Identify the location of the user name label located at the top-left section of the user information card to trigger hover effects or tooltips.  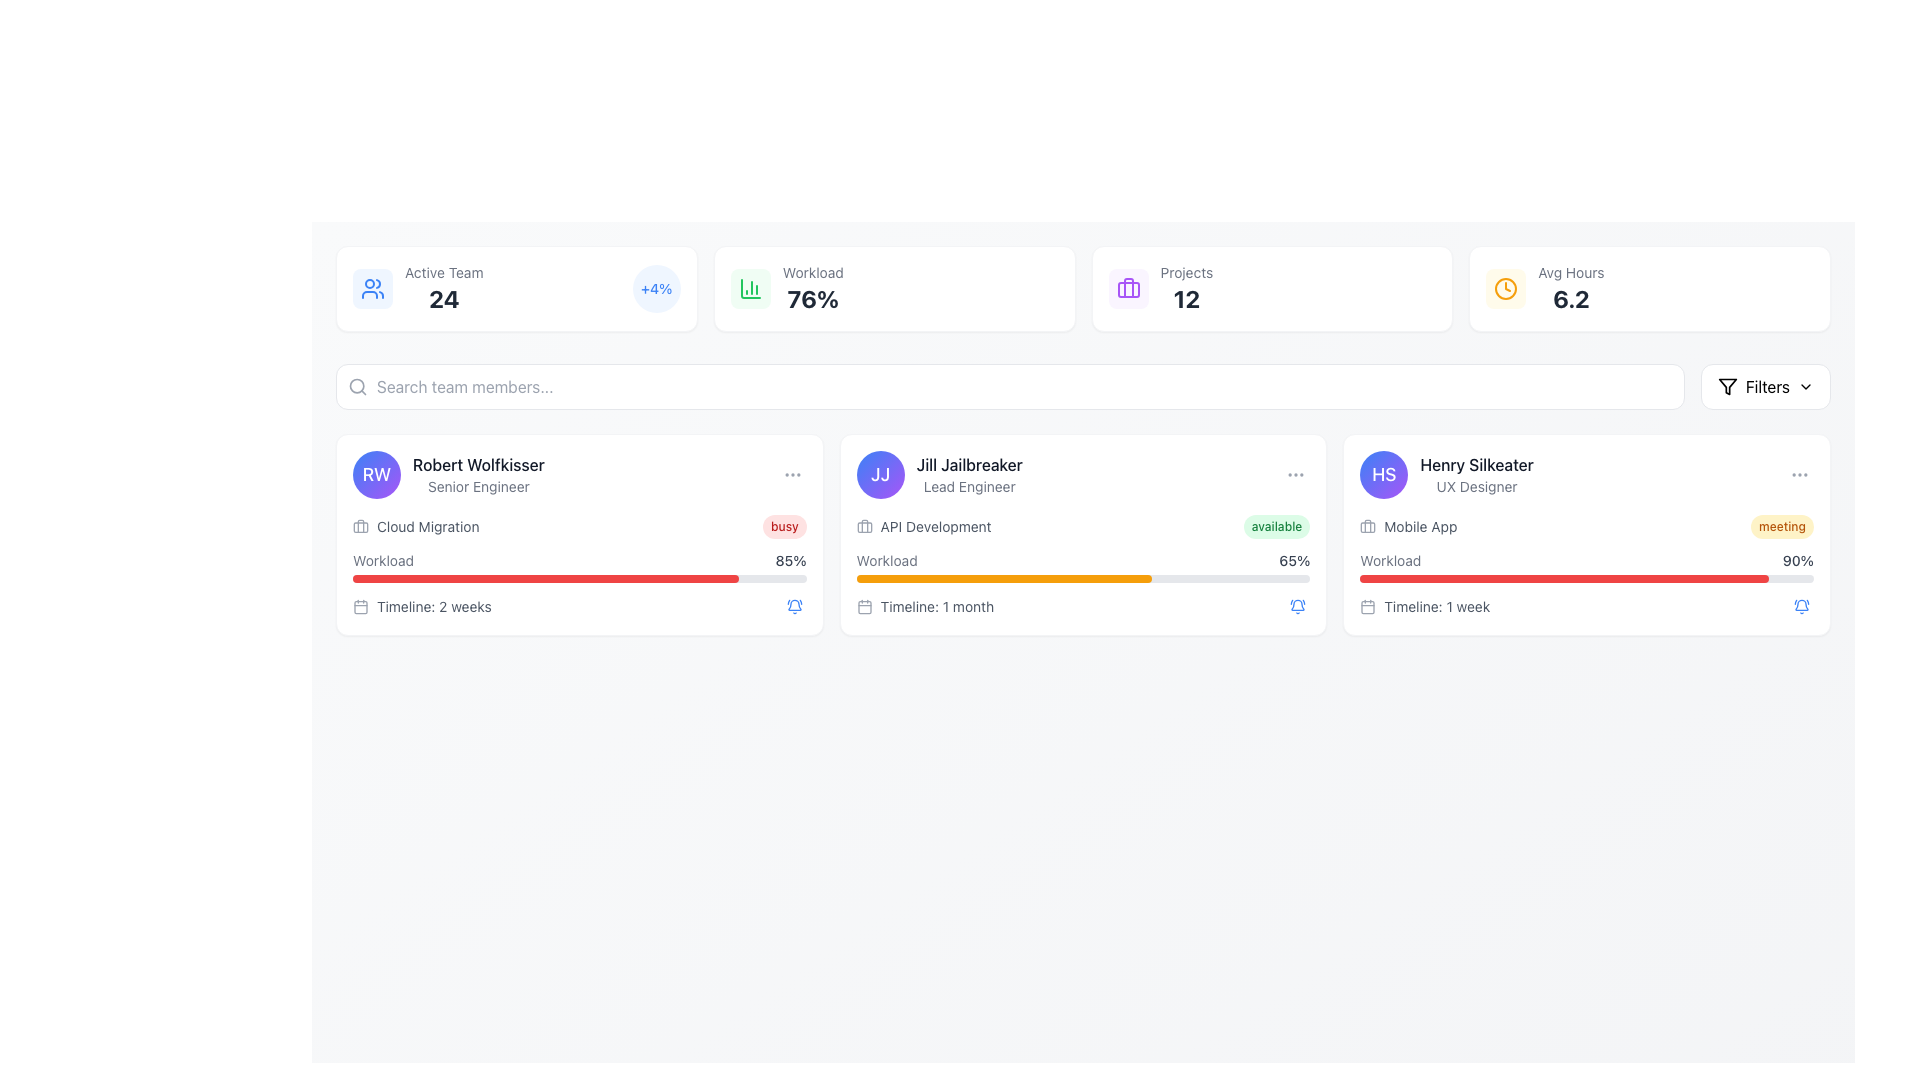
(477, 465).